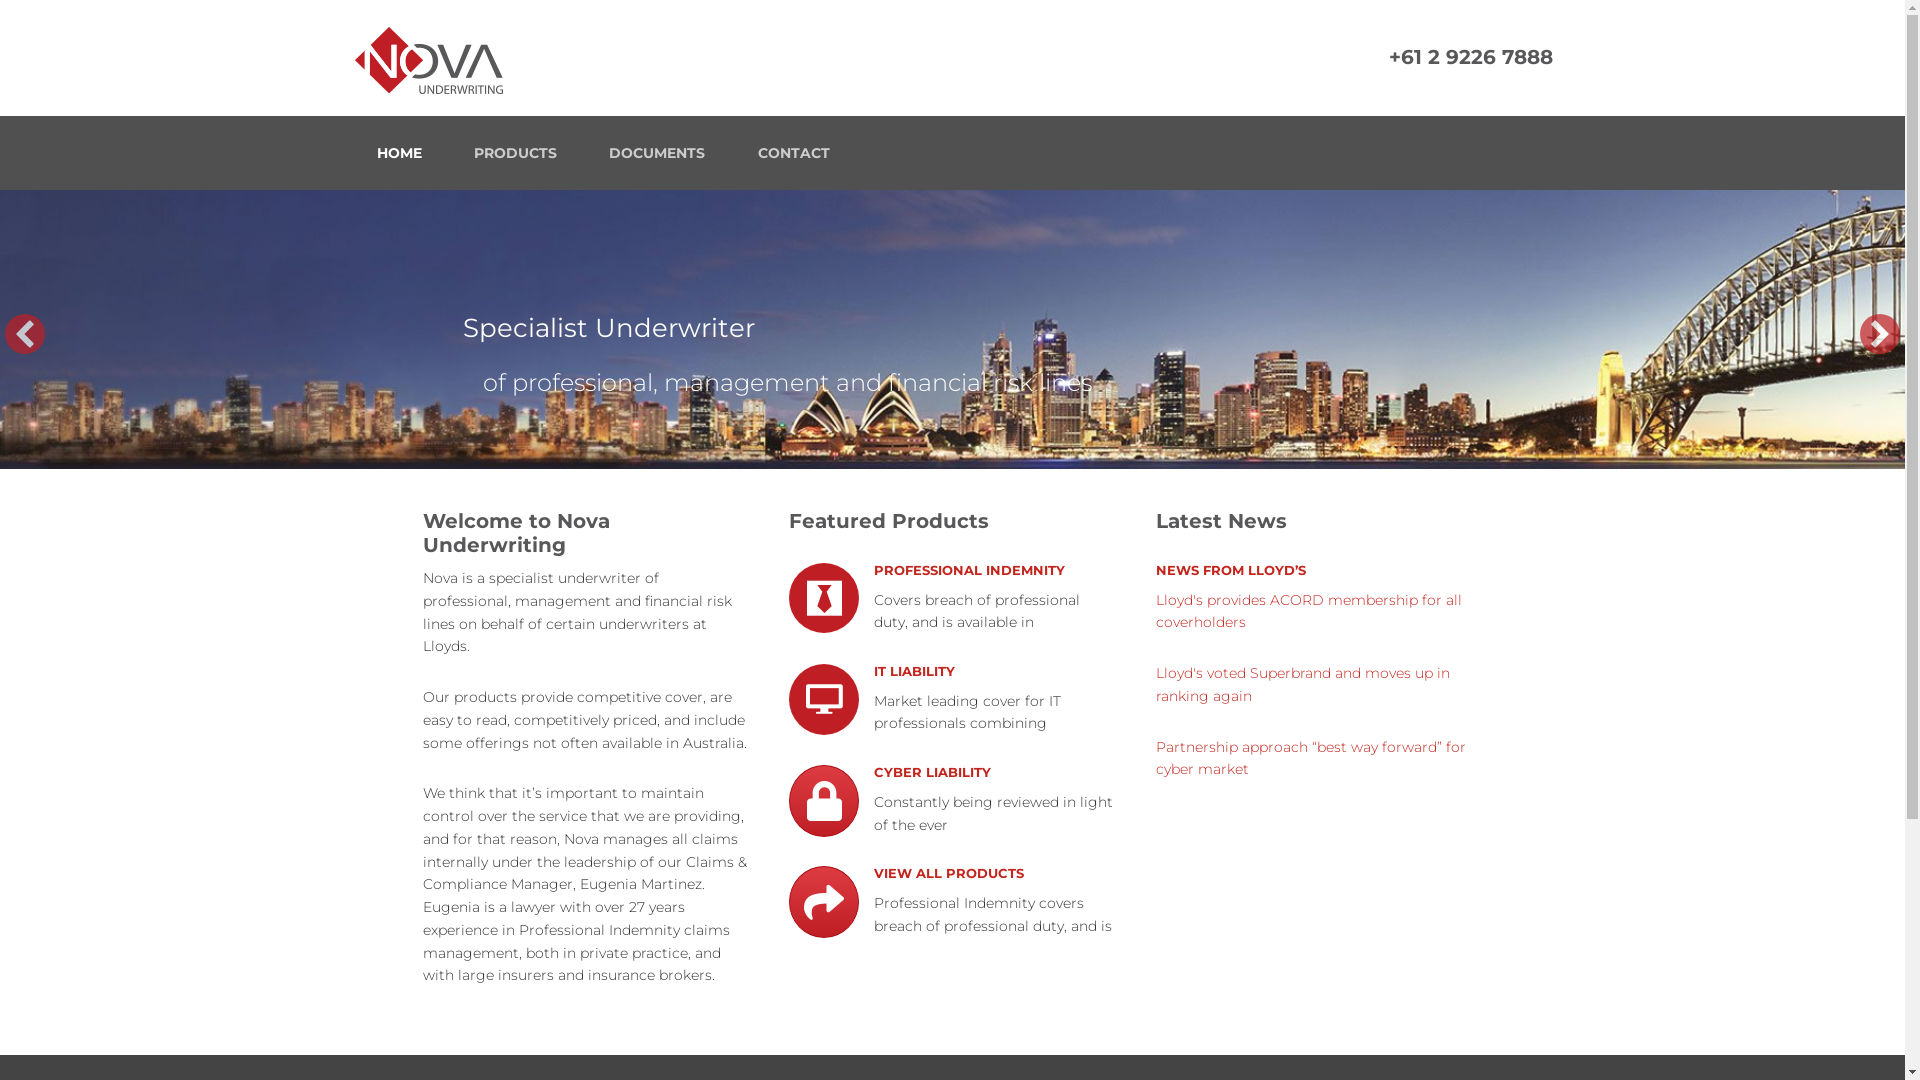 The image size is (1920, 1080). Describe the element at coordinates (515, 152) in the screenshot. I see `'PRODUCTS'` at that location.